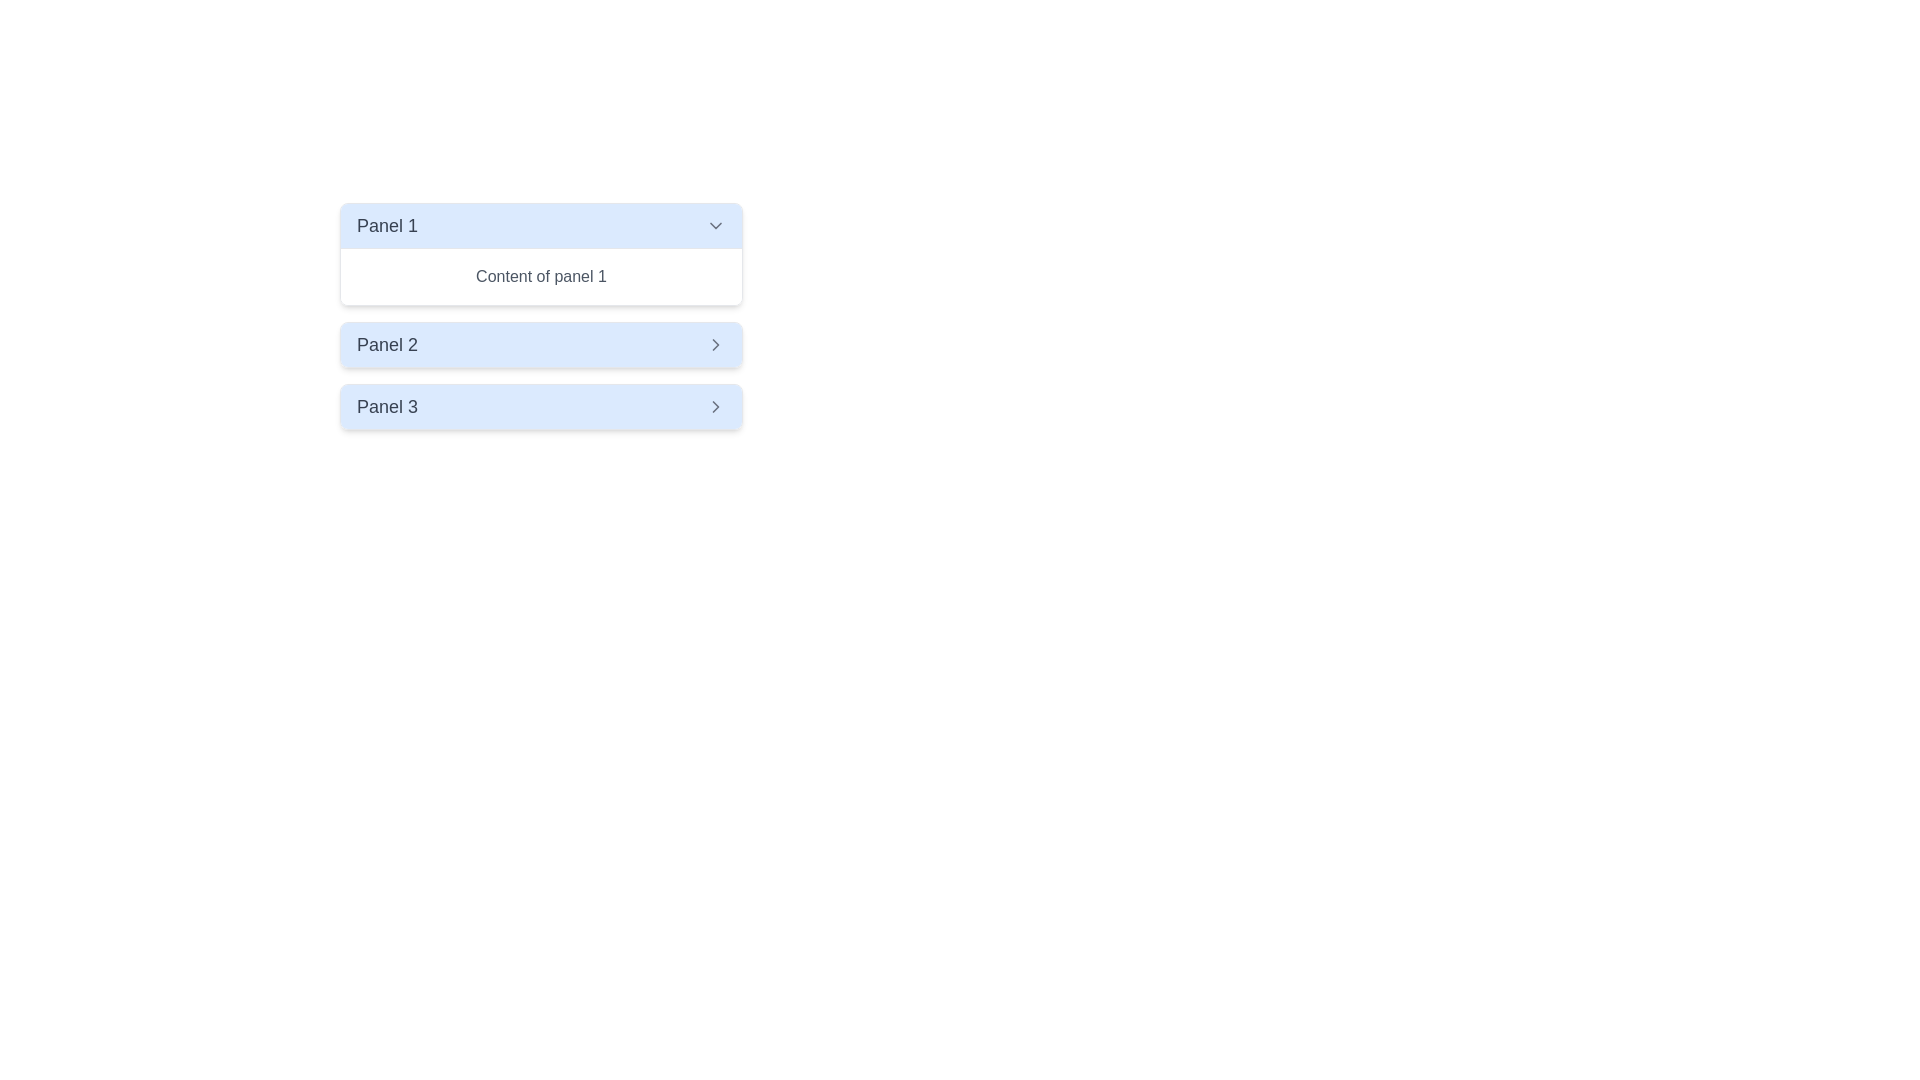 This screenshot has height=1080, width=1920. I want to click on text label indicating the title or purpose of the first panel, which is located in the header on the left side of the expandable section icon, so click(387, 225).